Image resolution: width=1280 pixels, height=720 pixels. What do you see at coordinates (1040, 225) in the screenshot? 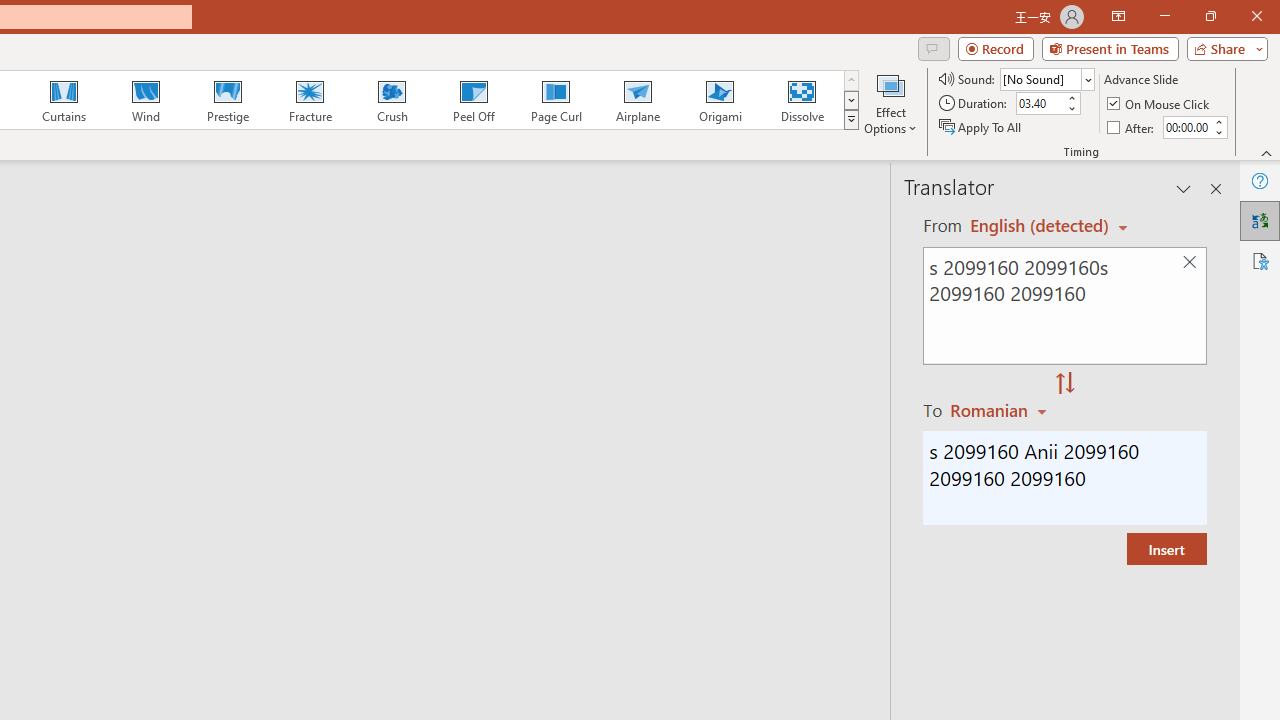
I see `'Czech (detected)'` at bounding box center [1040, 225].